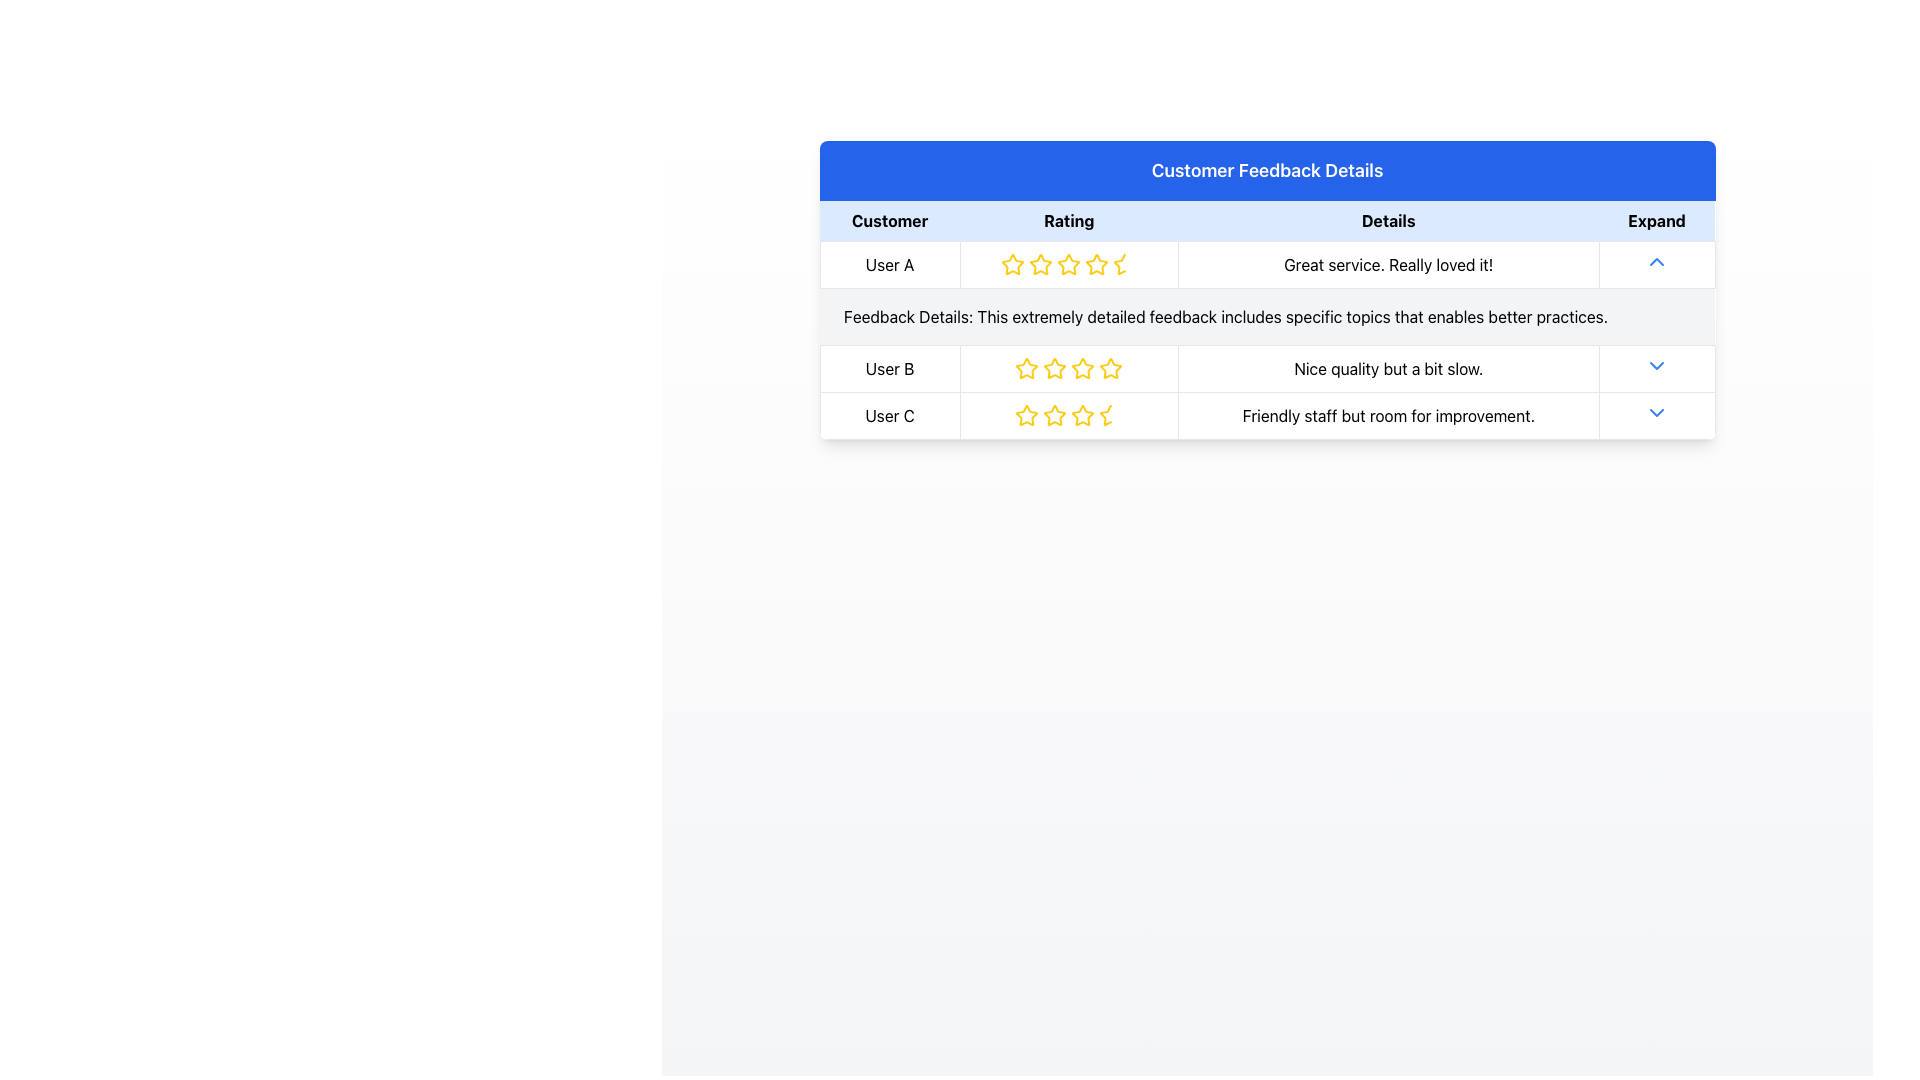 The height and width of the screenshot is (1080, 1920). I want to click on the static text display located in the second row of the table, which provides detailed feedback content below 'User A's feedback, spanning the 'Customer' and 'Rating' columns, so click(1266, 315).